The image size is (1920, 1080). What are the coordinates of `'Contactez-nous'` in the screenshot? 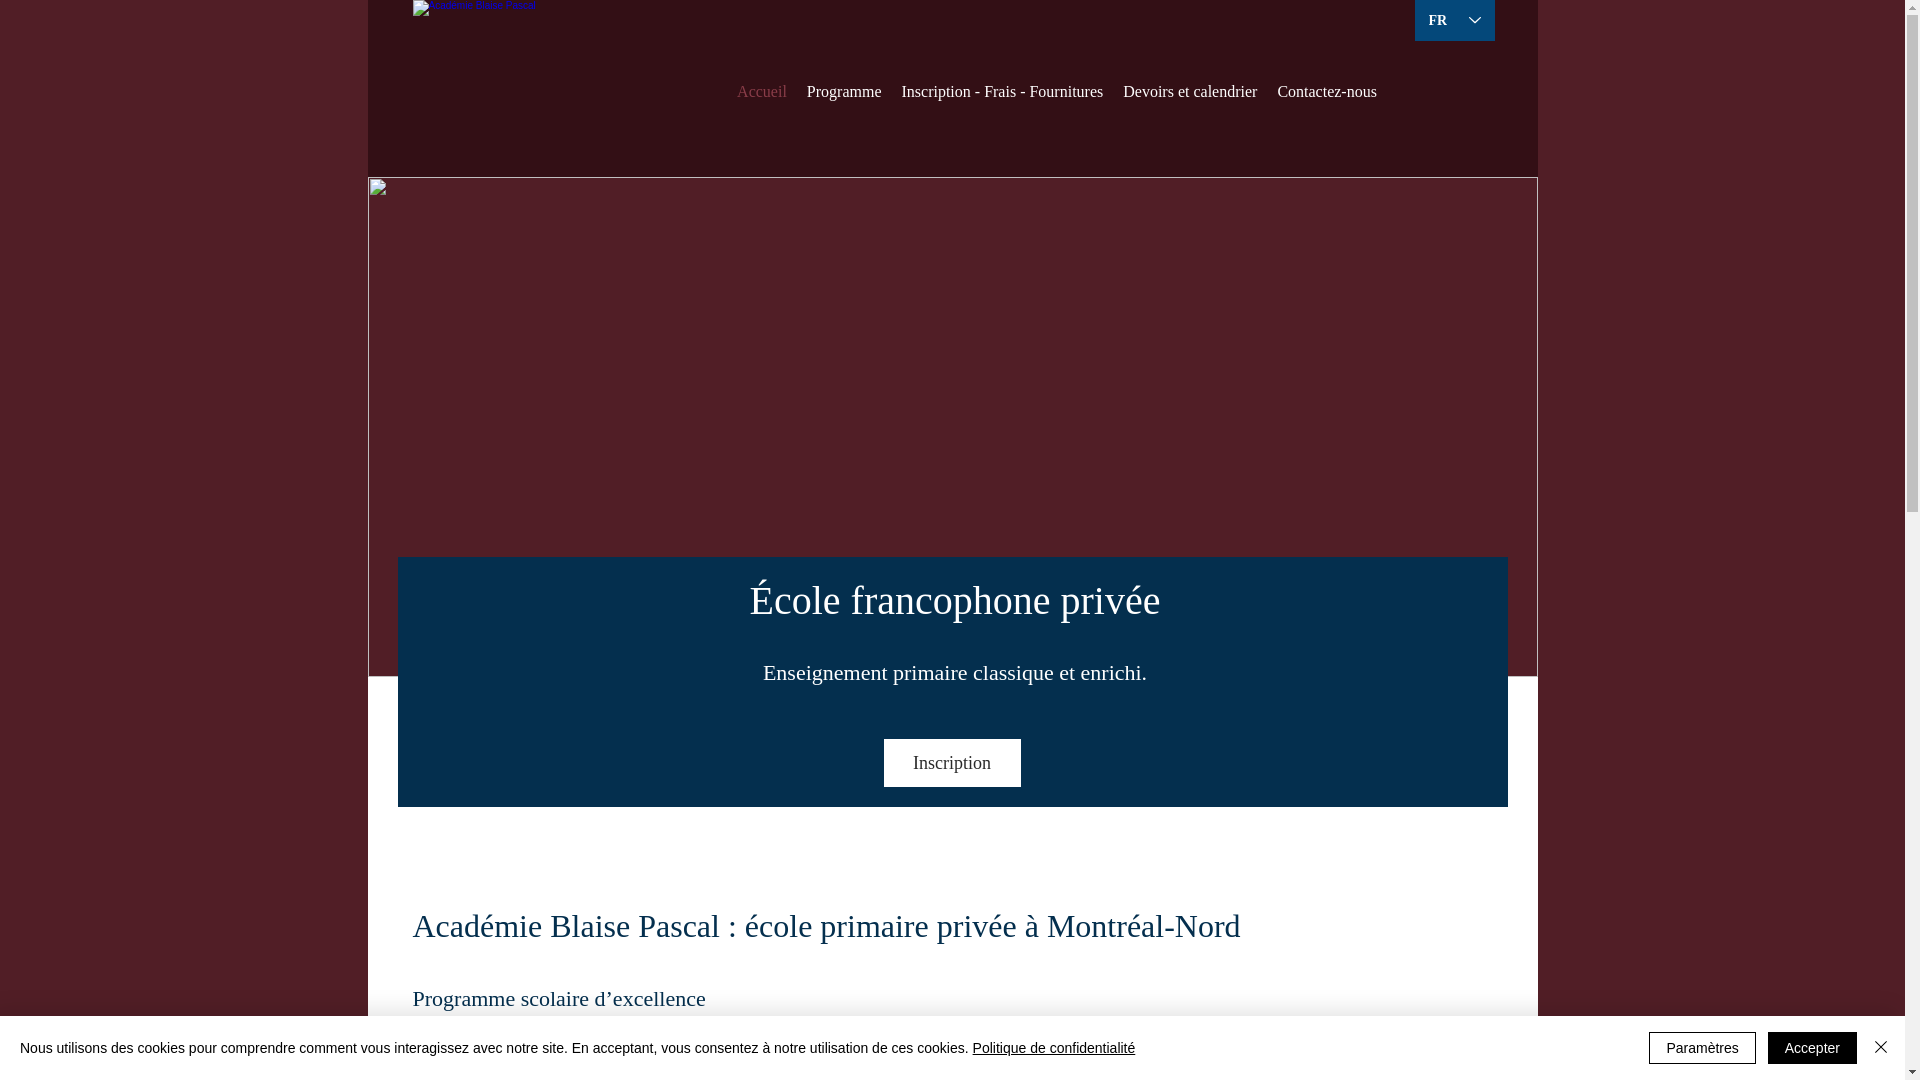 It's located at (1326, 91).